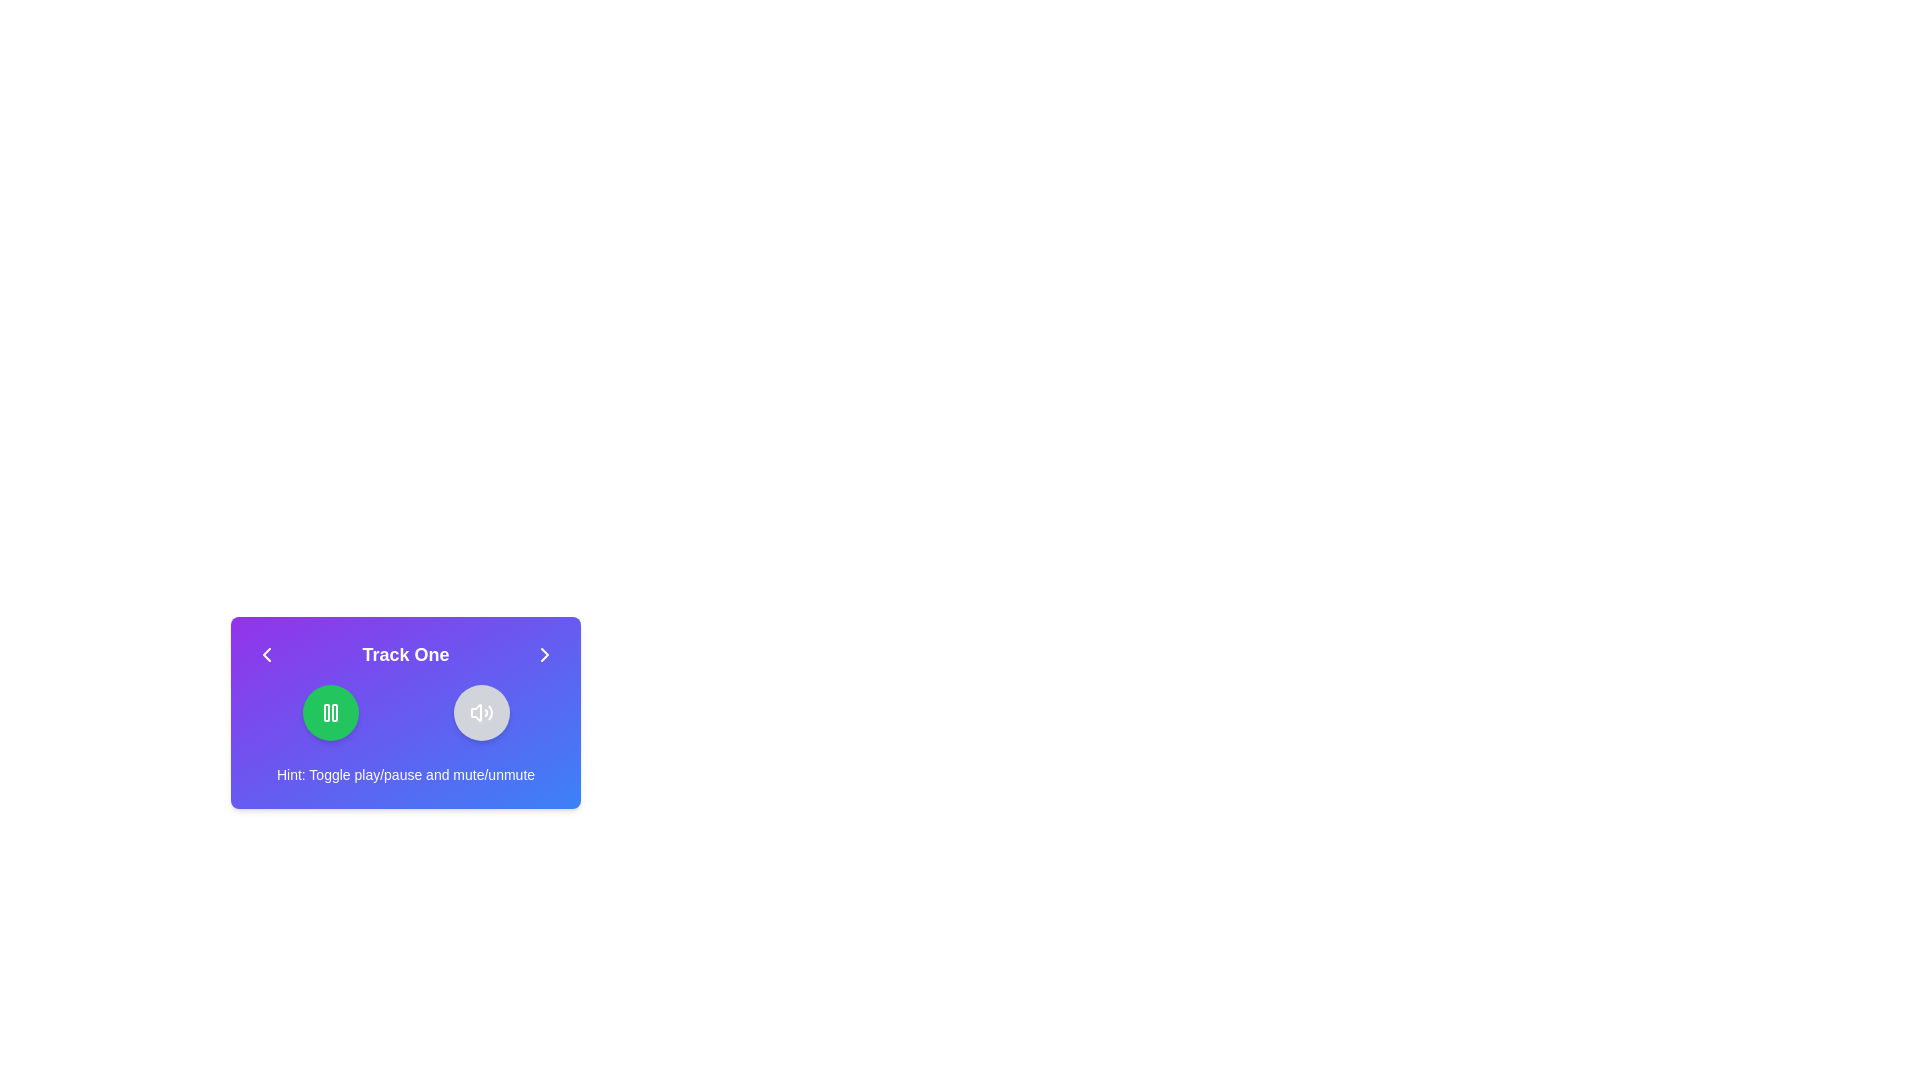 The width and height of the screenshot is (1920, 1080). Describe the element at coordinates (405, 712) in the screenshot. I see `the mute/unmute button in the control panel for 'Track One'` at that location.